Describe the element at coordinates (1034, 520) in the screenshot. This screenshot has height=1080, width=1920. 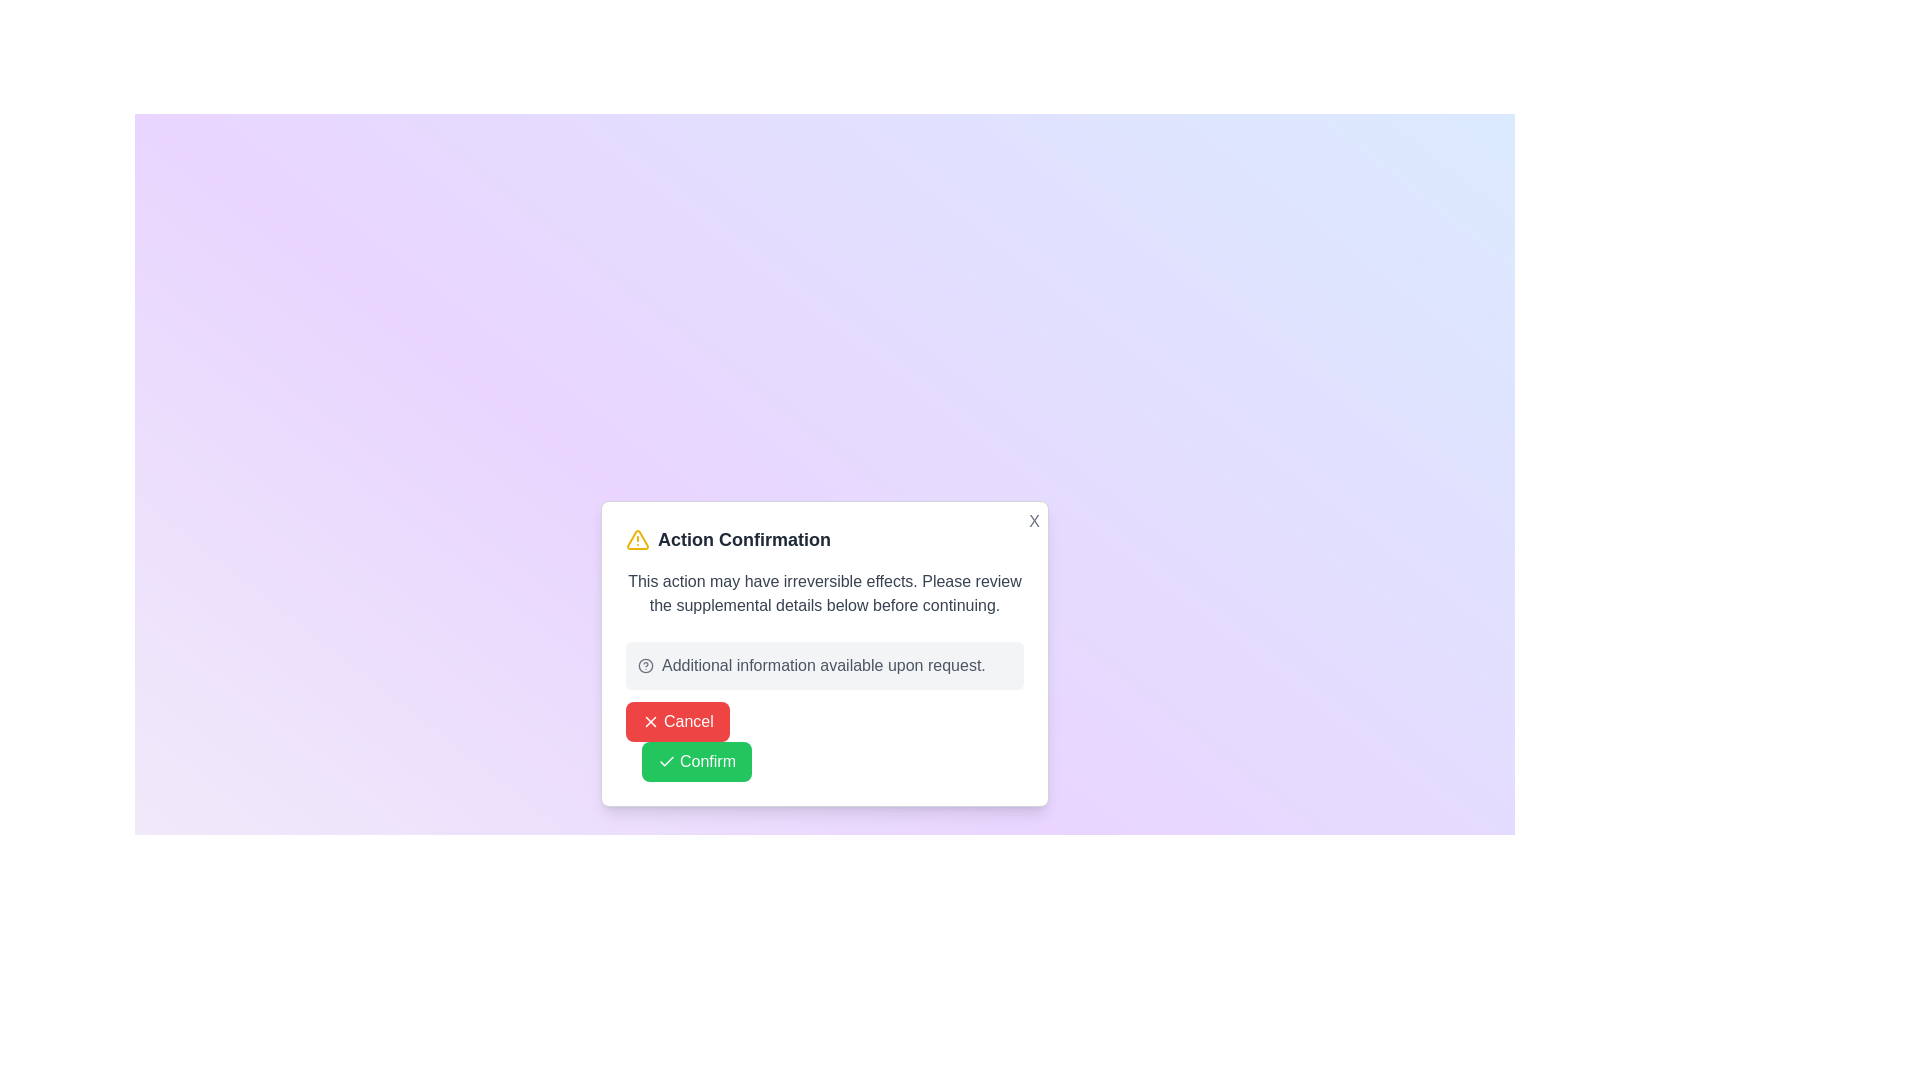
I see `the small gray button displaying the letter 'X' at the top-right corner of the modal dialog box` at that location.